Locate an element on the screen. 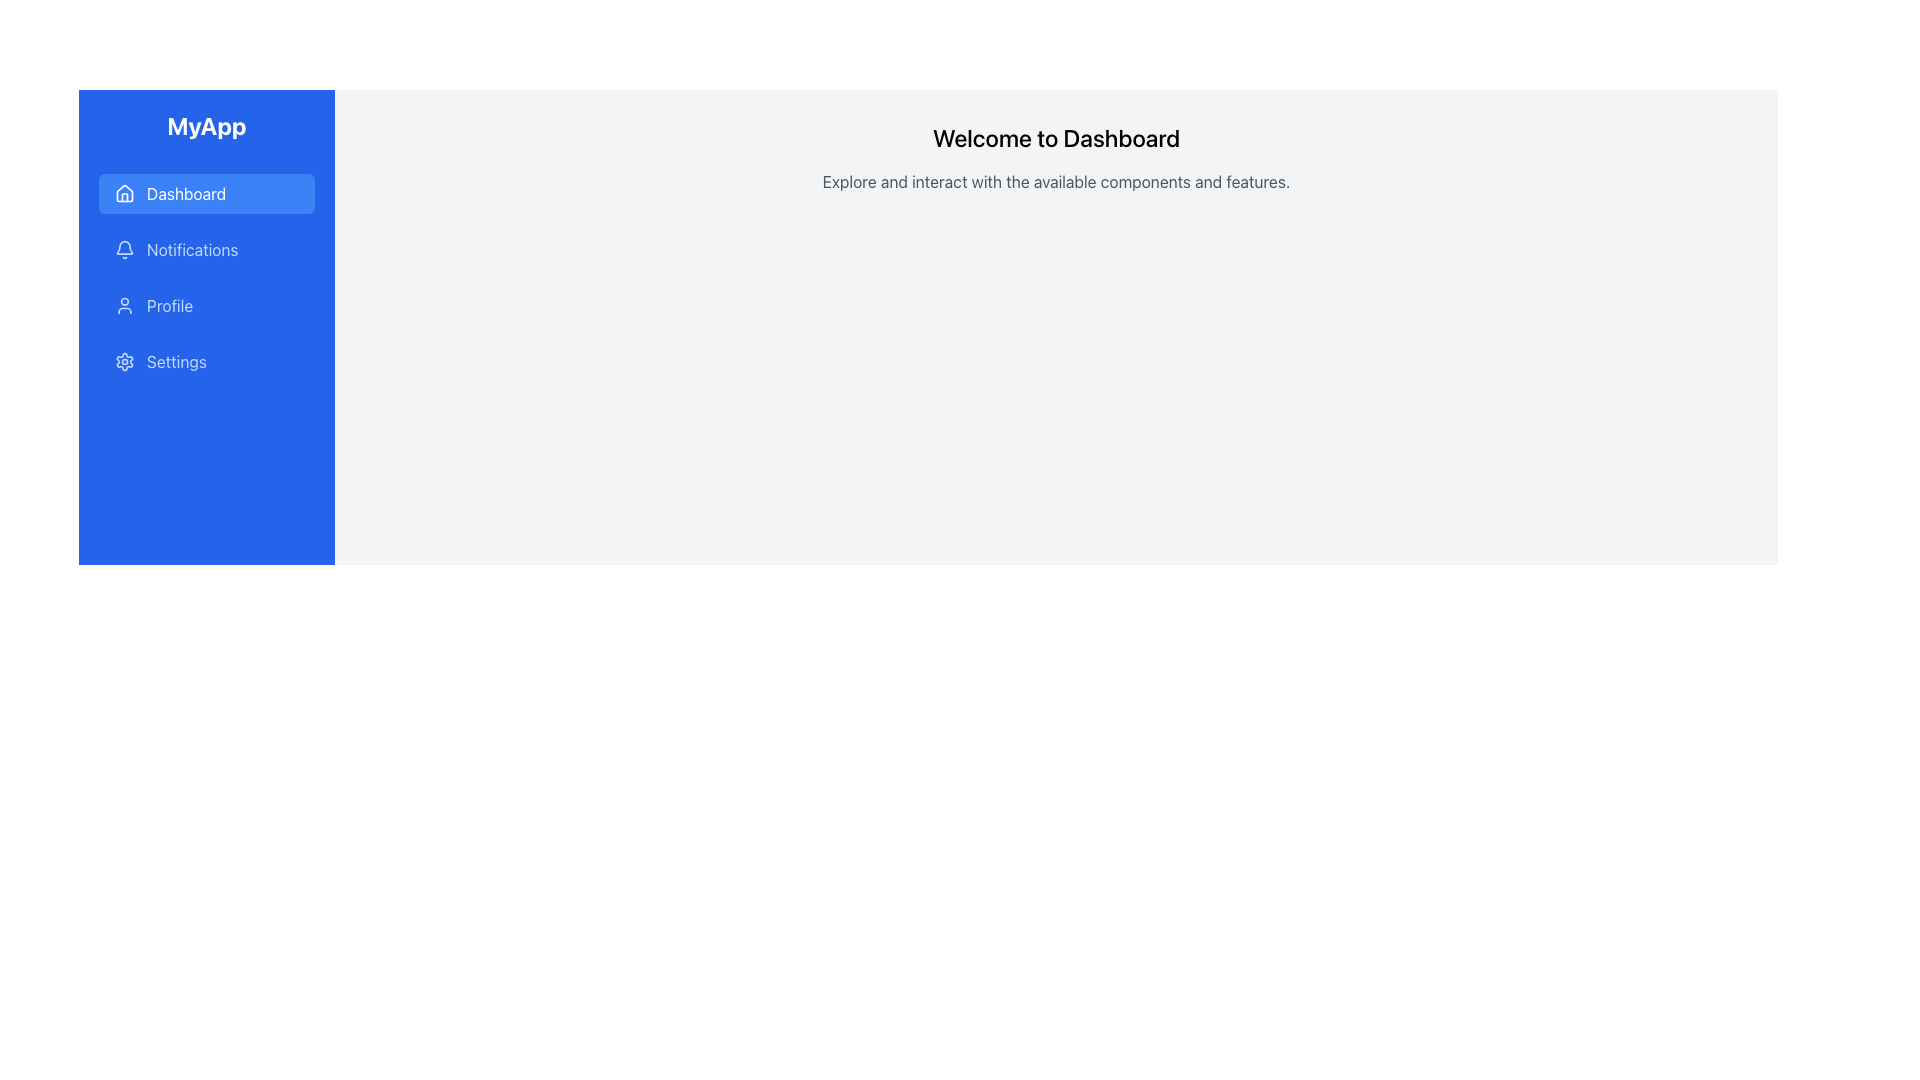 This screenshot has width=1920, height=1080. the bell icon representing notifications in the sidebar's notification section, which is the second item in the vertical list of navigation items is located at coordinates (123, 245).